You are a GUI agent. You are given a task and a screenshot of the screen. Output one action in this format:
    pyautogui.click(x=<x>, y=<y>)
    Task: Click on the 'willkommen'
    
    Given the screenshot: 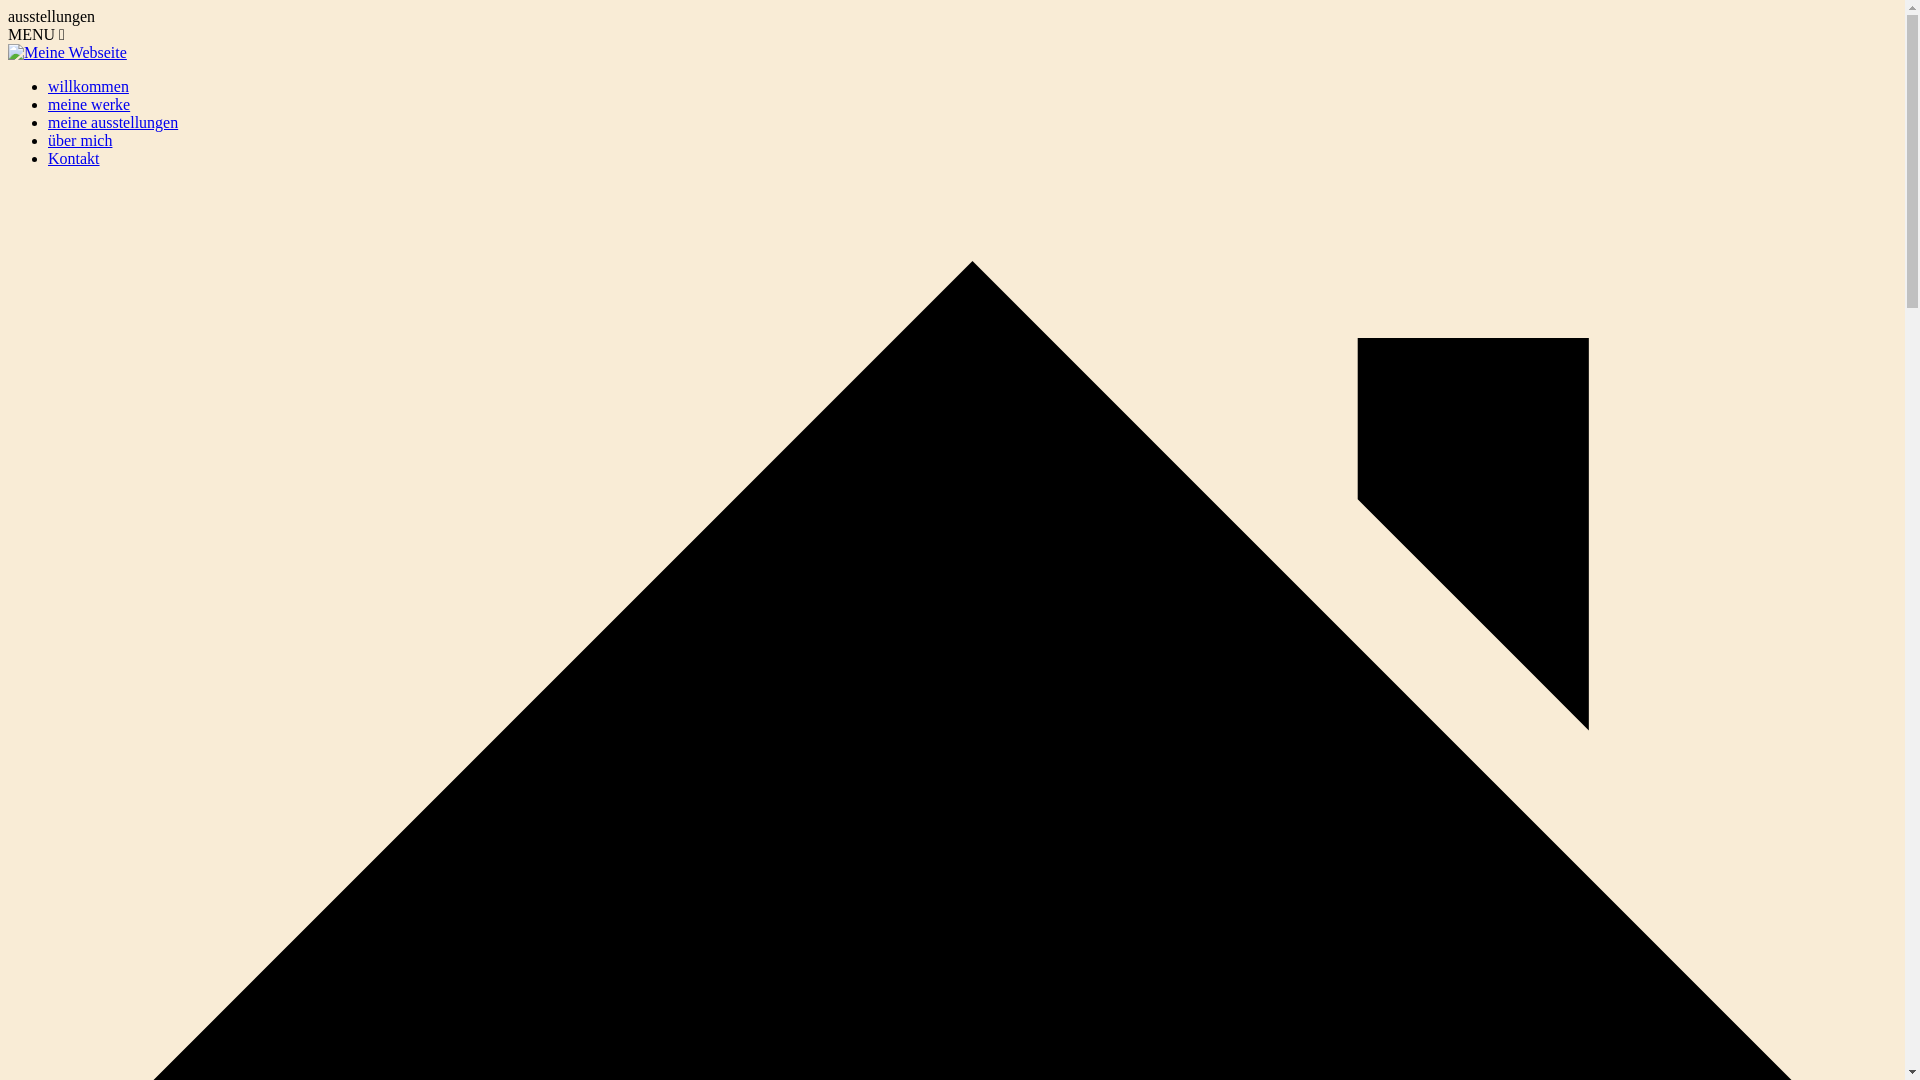 What is the action you would take?
    pyautogui.click(x=48, y=85)
    